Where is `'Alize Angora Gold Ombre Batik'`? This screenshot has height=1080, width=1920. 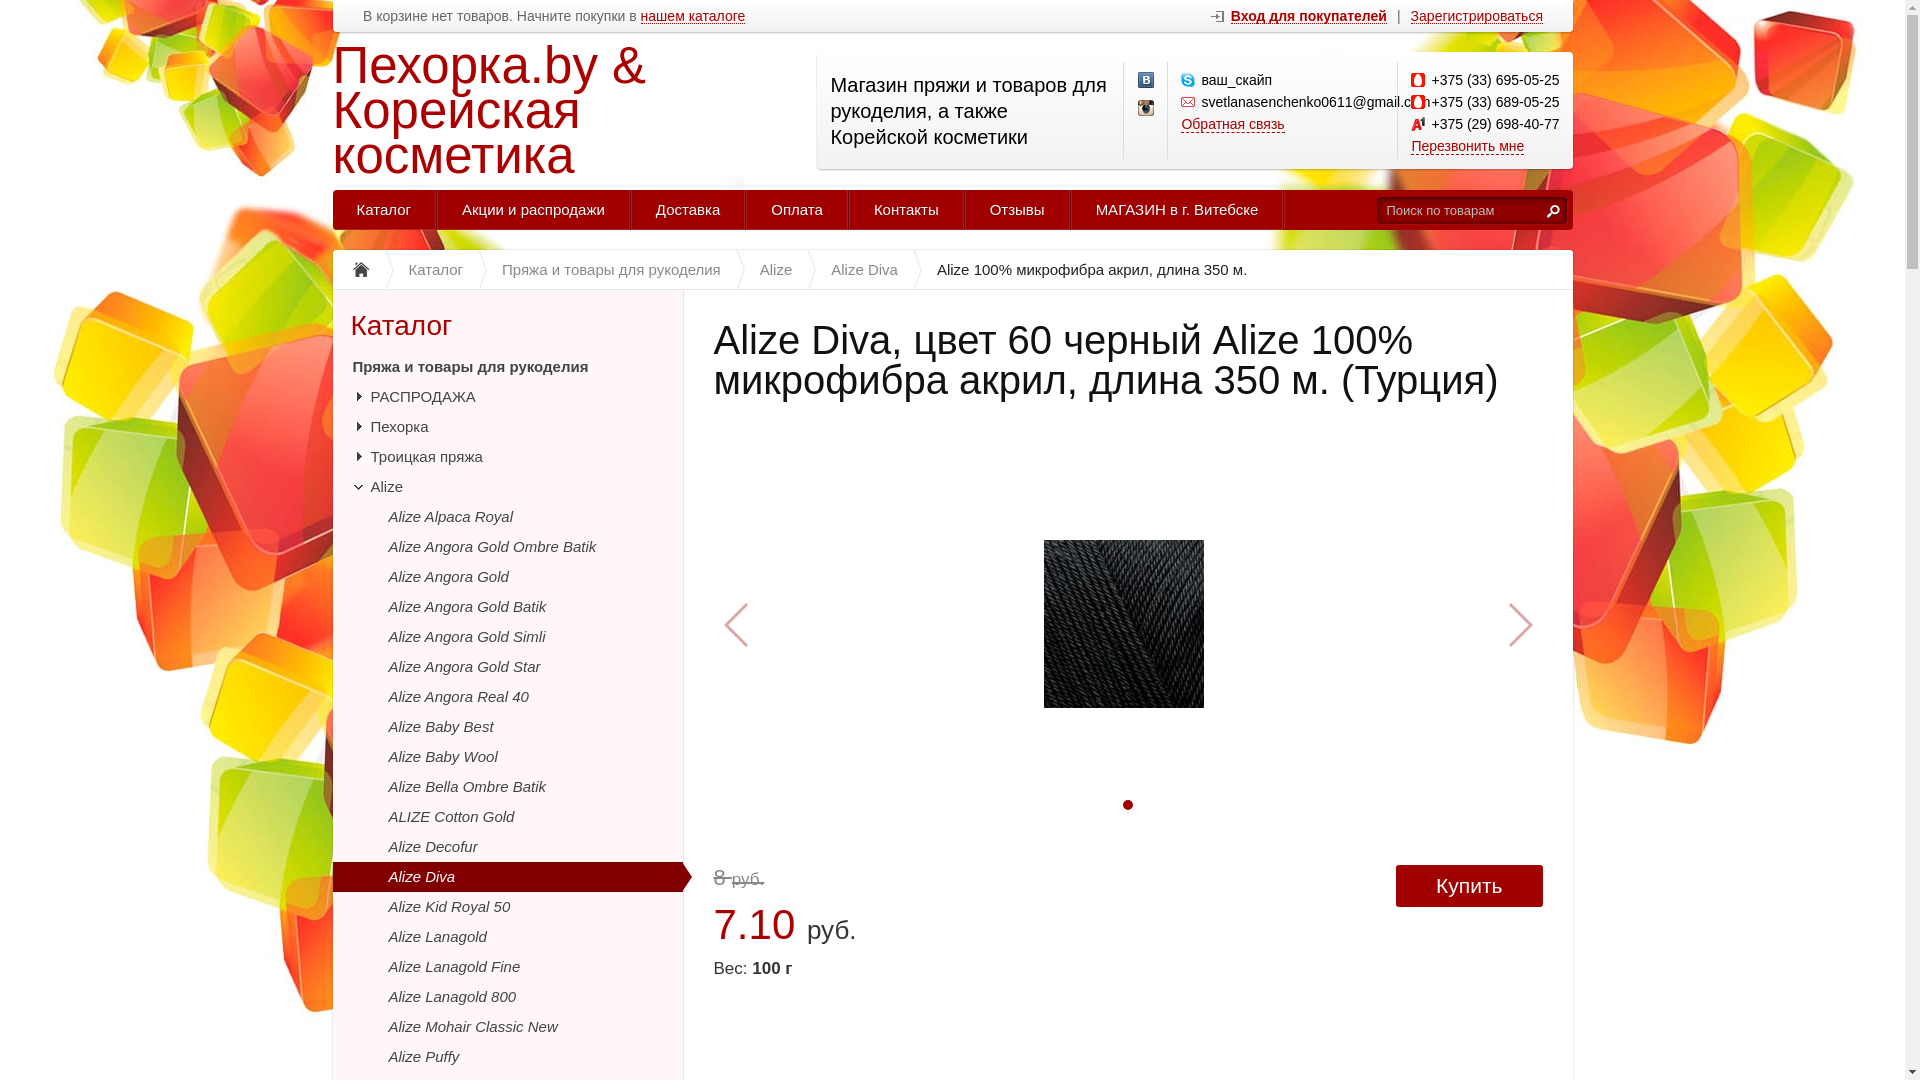
'Alize Angora Gold Ombre Batik' is located at coordinates (507, 547).